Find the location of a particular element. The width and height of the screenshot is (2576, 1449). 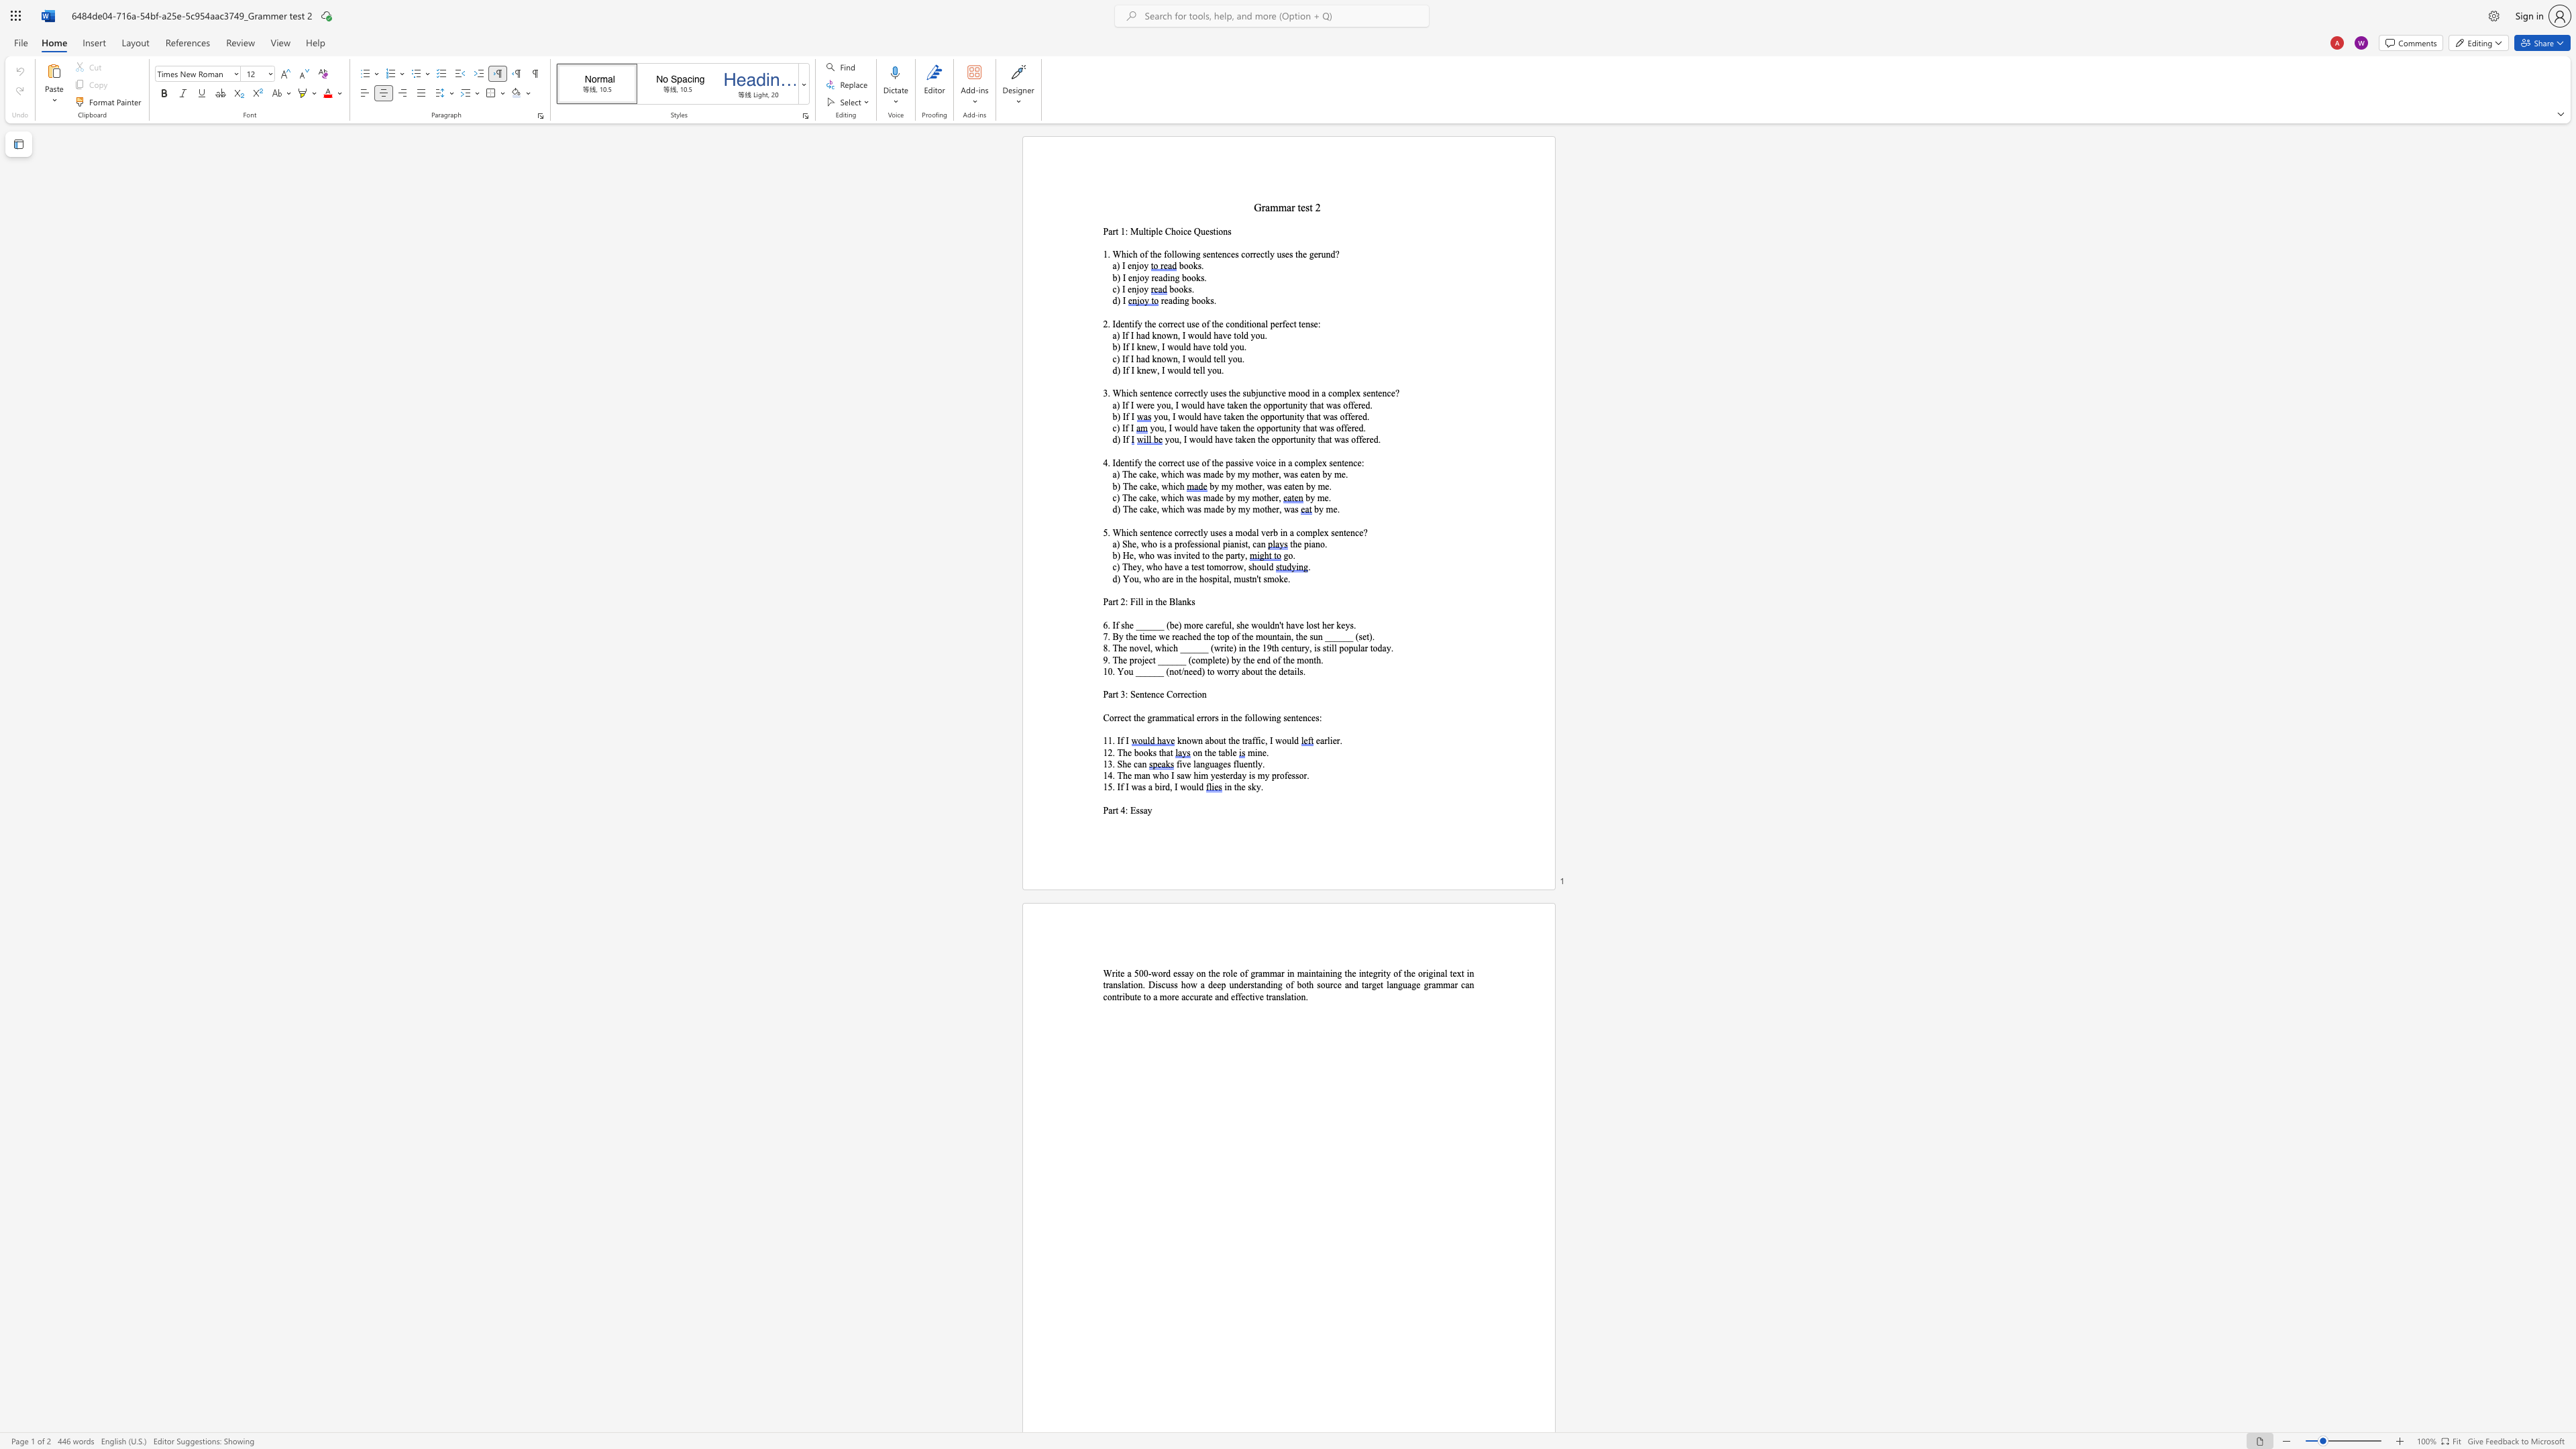

the subset text "If" within the text "d) If" is located at coordinates (1122, 439).